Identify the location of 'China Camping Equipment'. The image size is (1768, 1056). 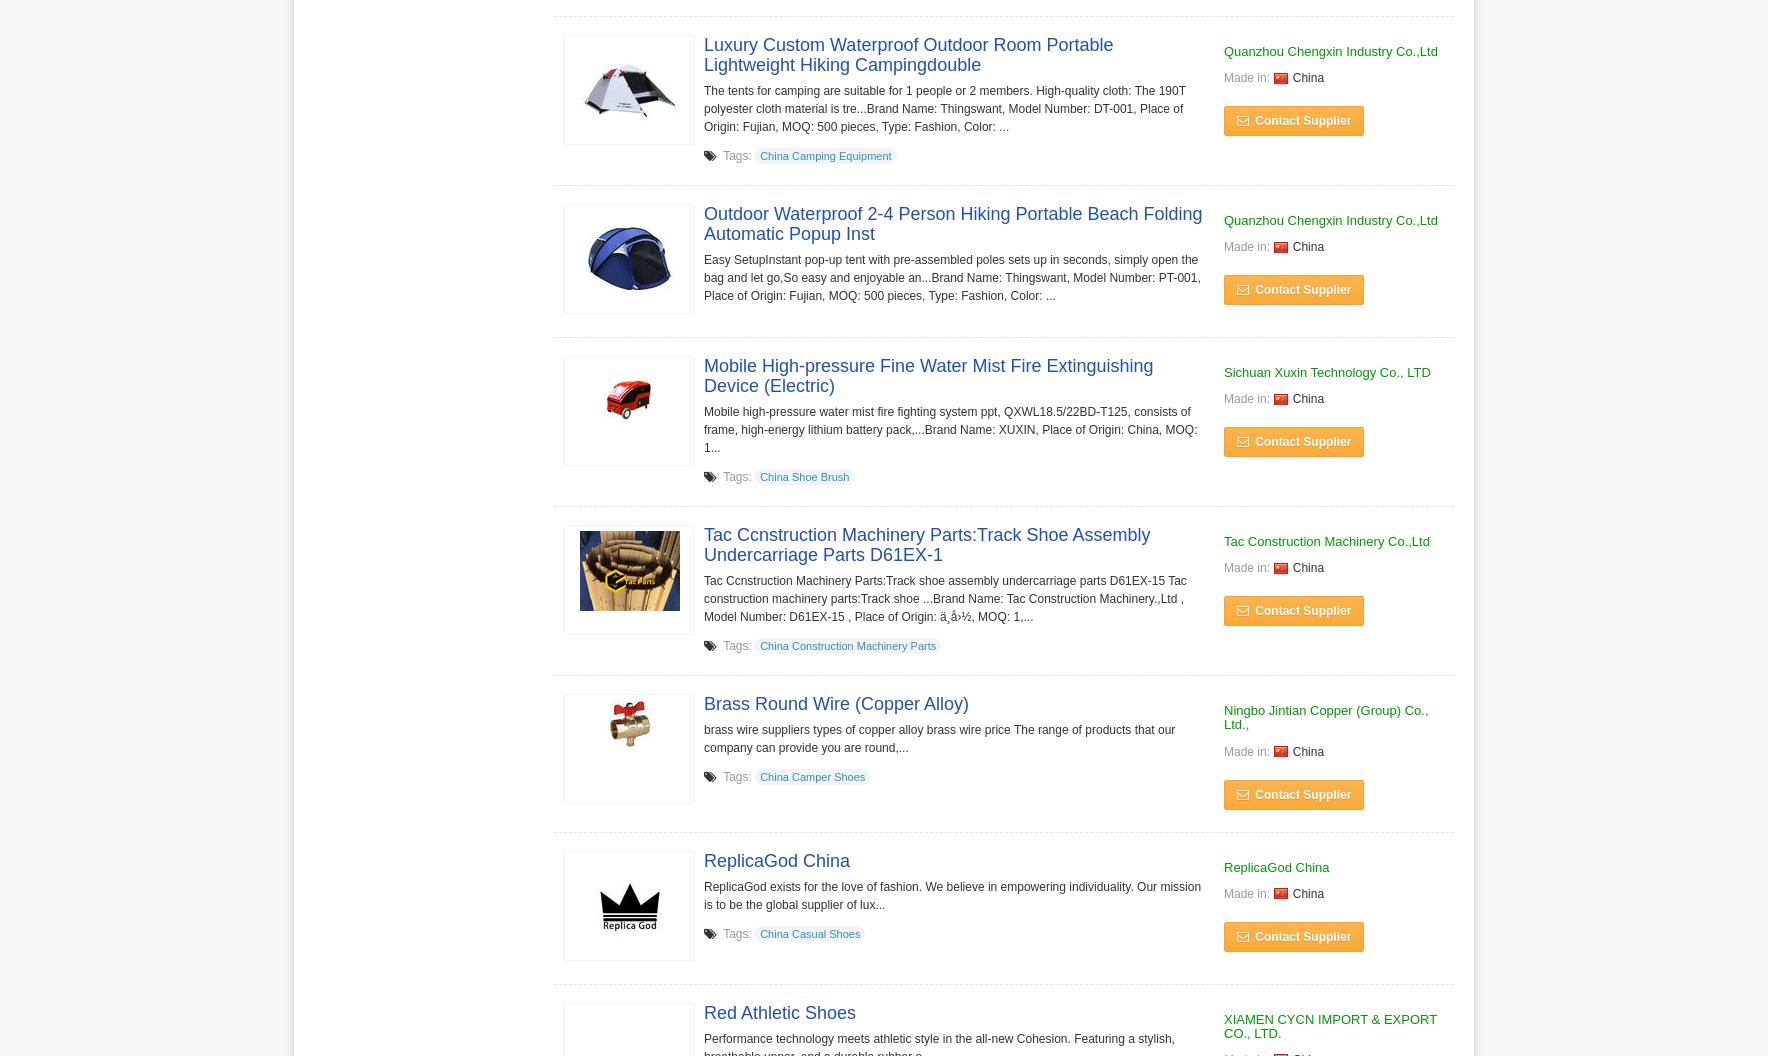
(825, 155).